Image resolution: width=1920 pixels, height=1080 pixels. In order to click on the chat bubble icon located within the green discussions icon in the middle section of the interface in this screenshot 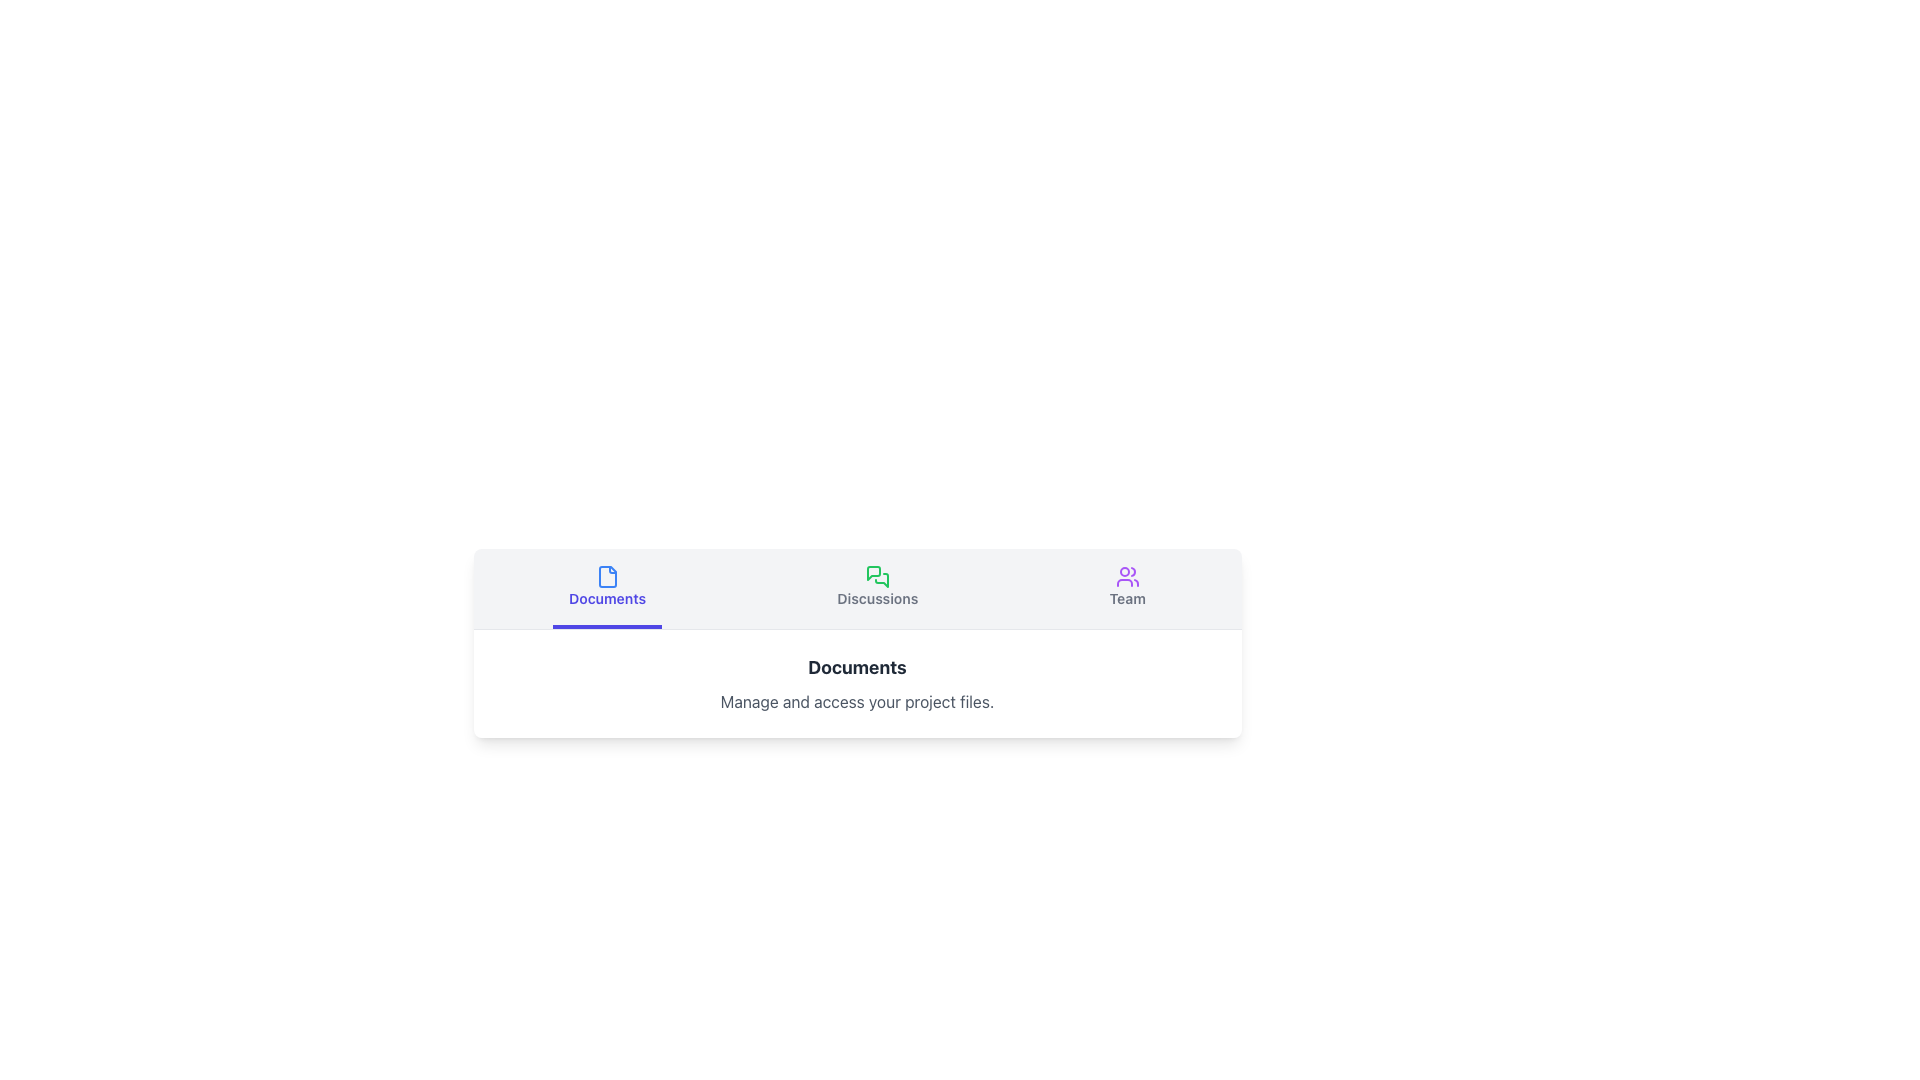, I will do `click(873, 573)`.